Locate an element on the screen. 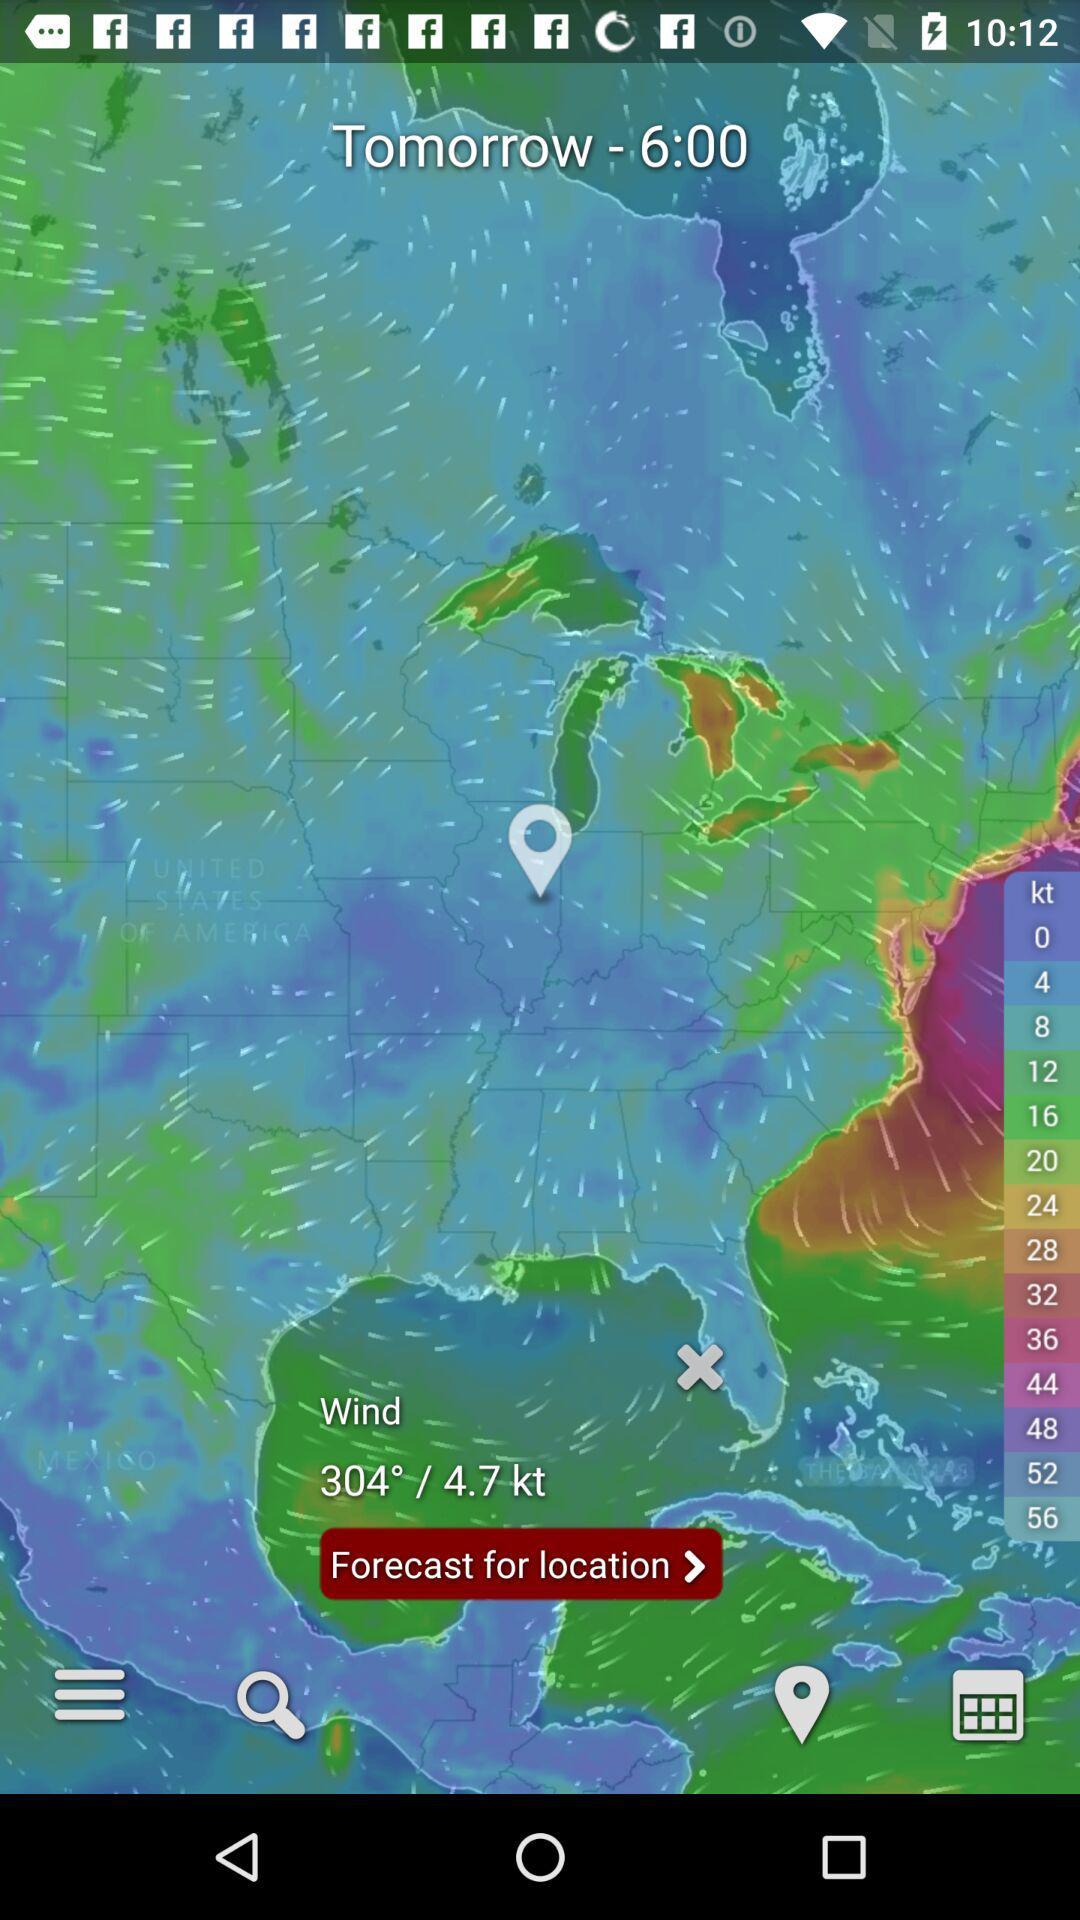 This screenshot has height=1920, width=1080. q is located at coordinates (271, 1702).